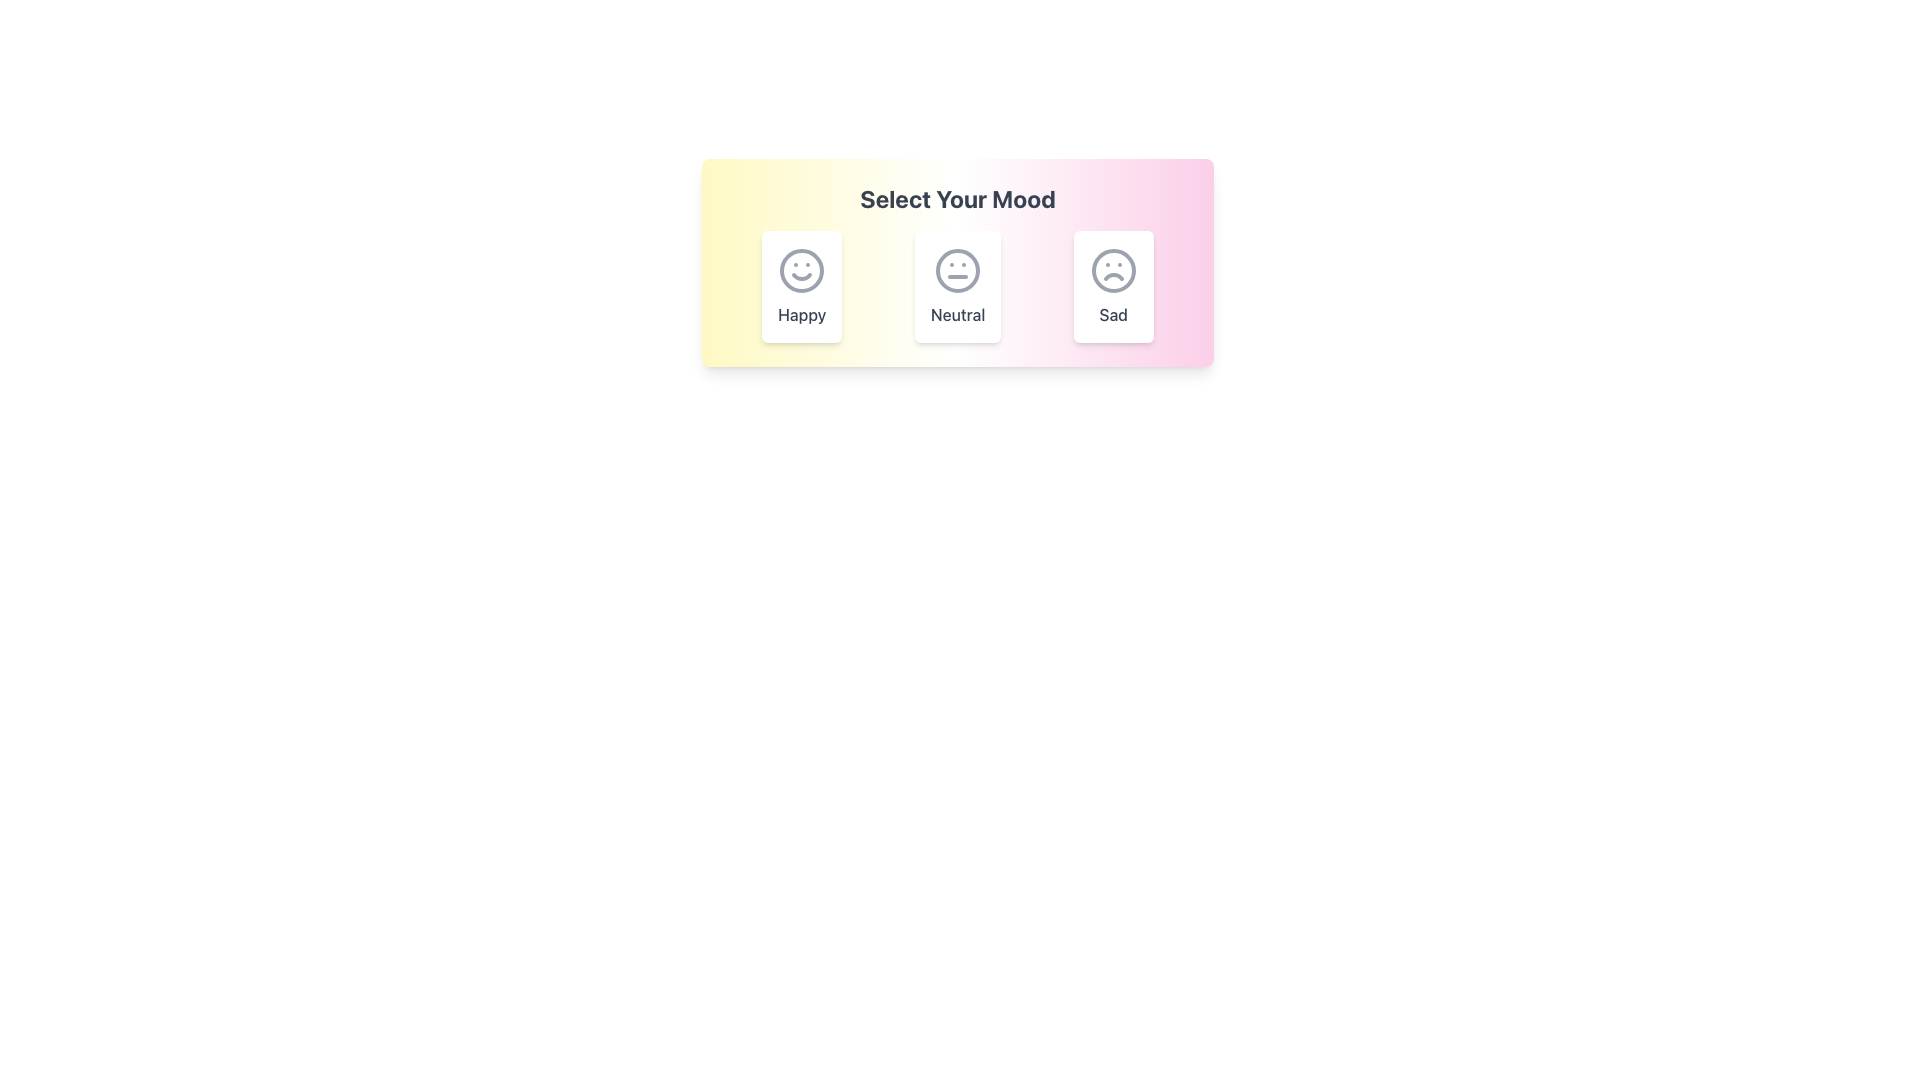  I want to click on the third mood selection card labeled 'Sad', which features a sad face icon and is located at the rightmost position among the options, so click(1112, 286).